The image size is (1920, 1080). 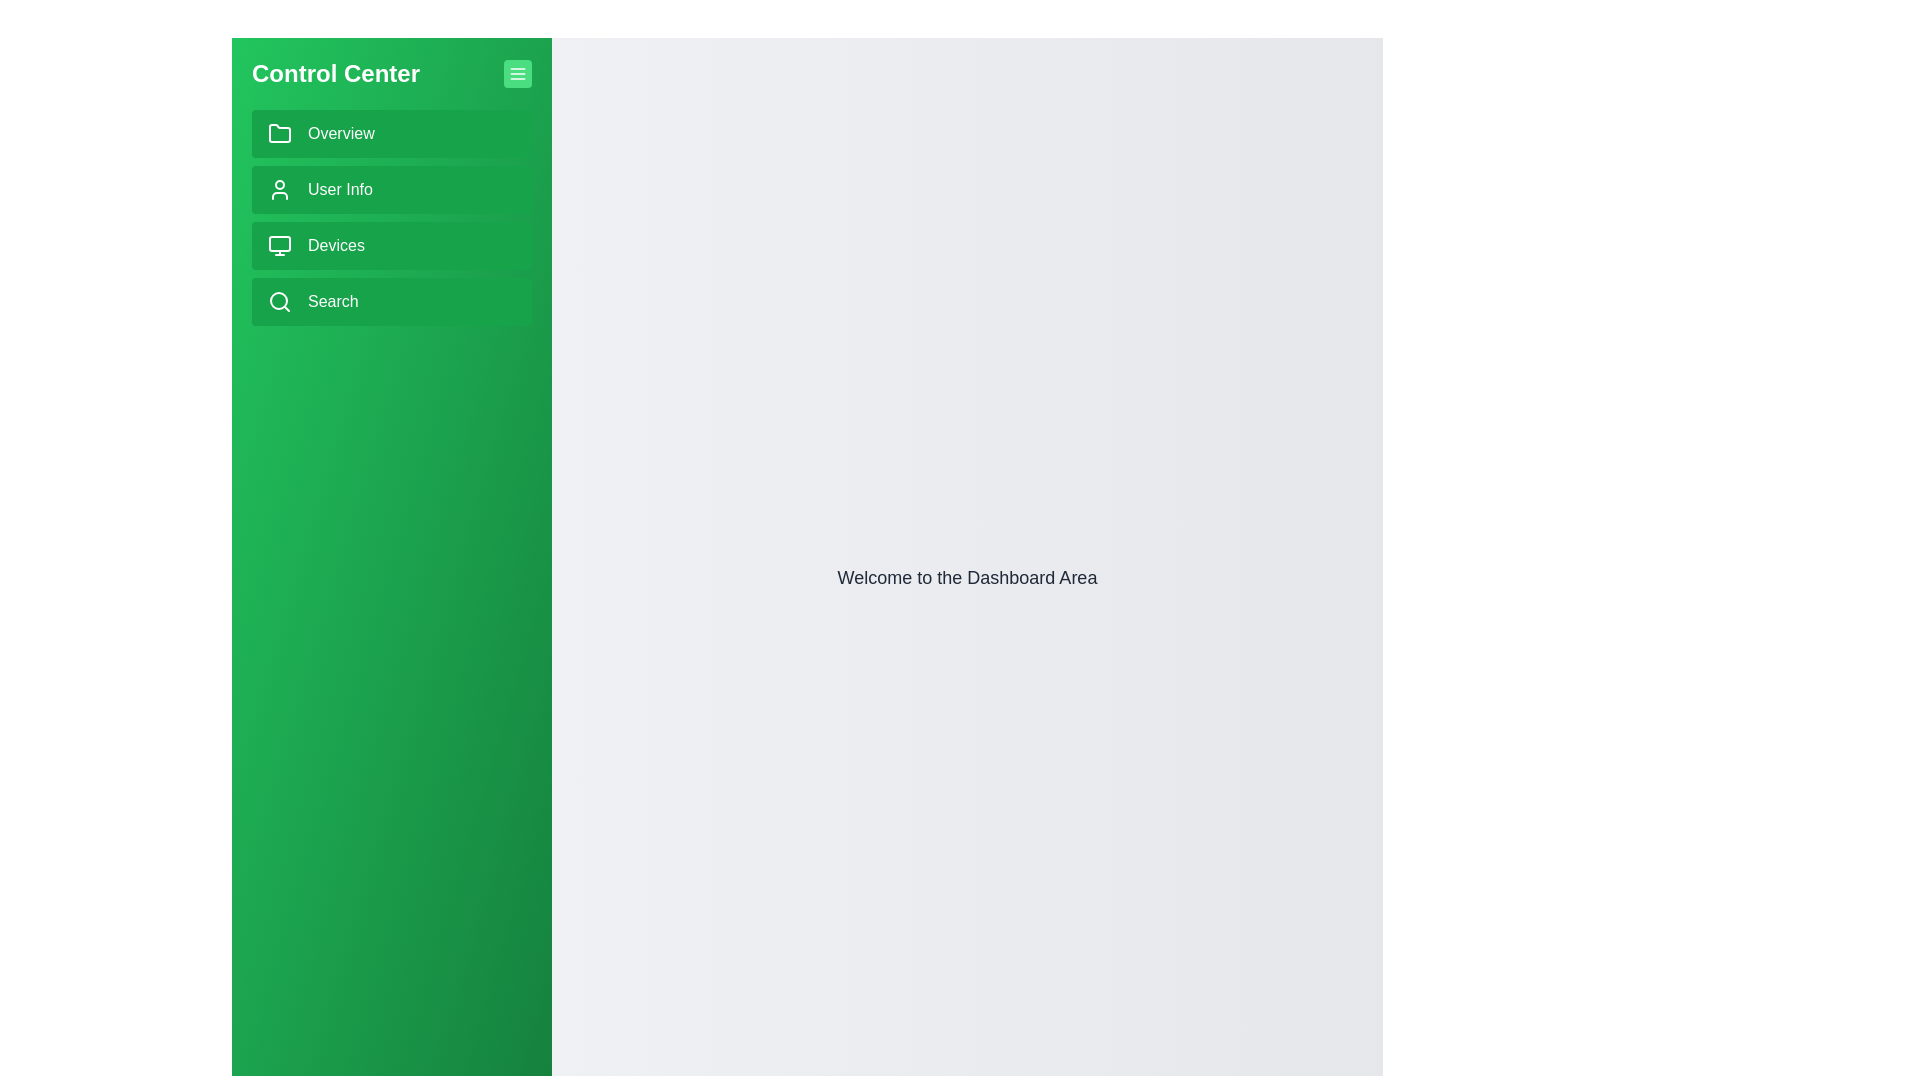 I want to click on the menu button in the sidebar header to toggle its visibility, so click(x=518, y=72).